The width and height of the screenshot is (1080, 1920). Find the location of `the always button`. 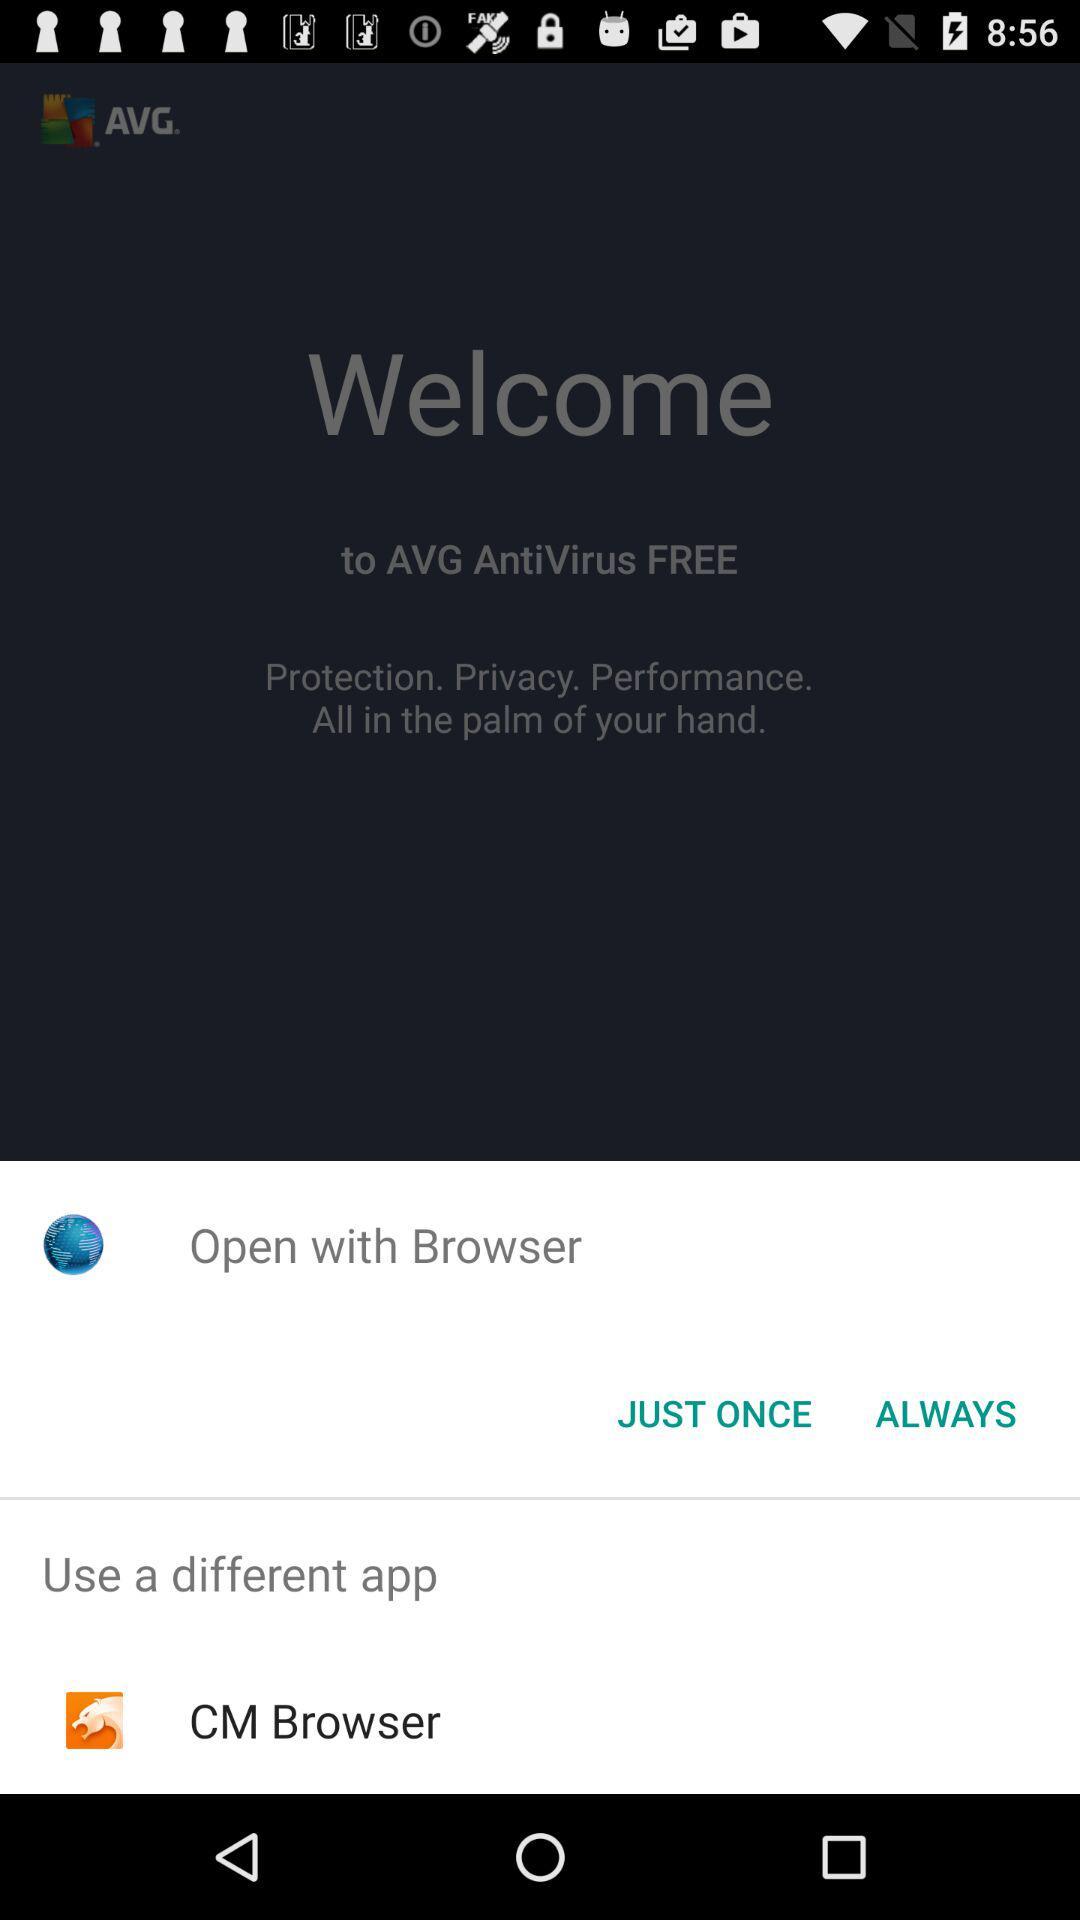

the always button is located at coordinates (945, 1411).